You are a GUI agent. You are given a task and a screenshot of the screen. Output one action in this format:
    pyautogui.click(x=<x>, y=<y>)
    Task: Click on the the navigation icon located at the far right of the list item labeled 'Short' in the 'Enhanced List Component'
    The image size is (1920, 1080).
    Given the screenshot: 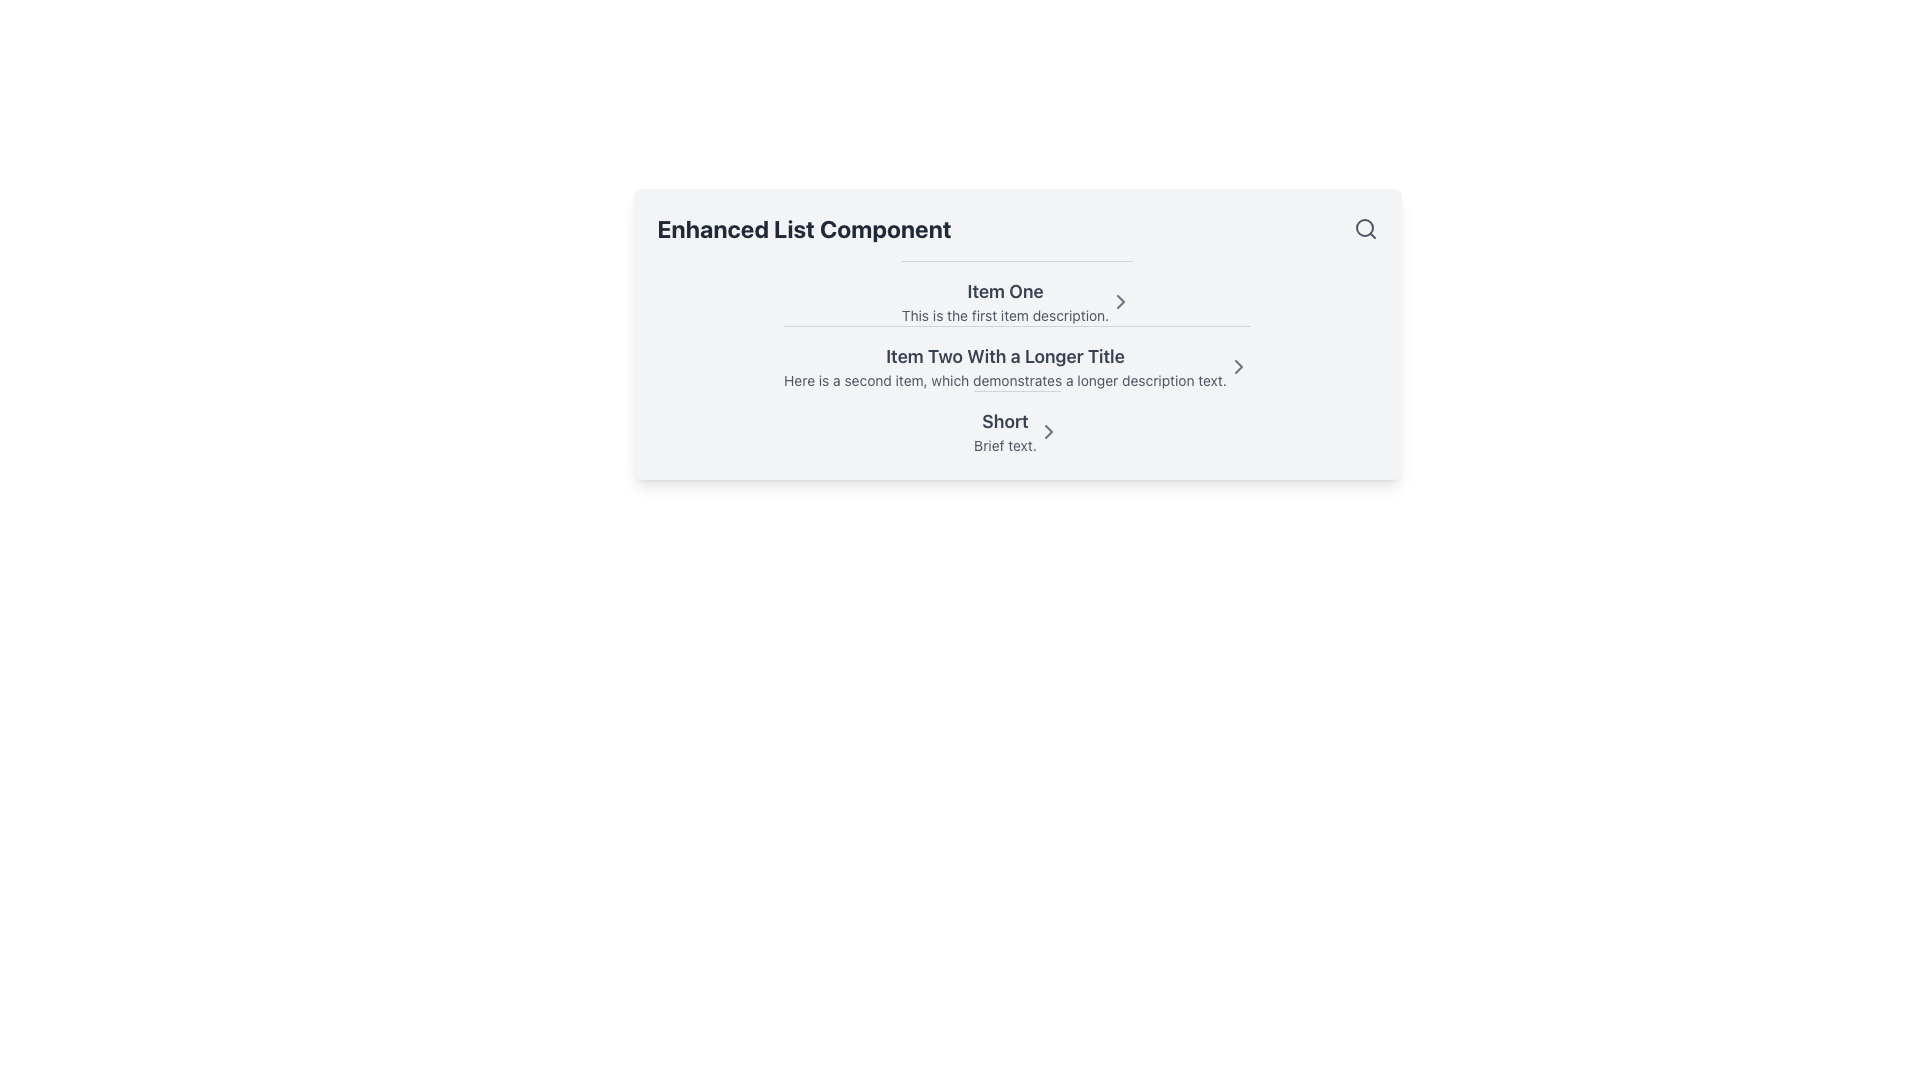 What is the action you would take?
    pyautogui.click(x=1047, y=431)
    